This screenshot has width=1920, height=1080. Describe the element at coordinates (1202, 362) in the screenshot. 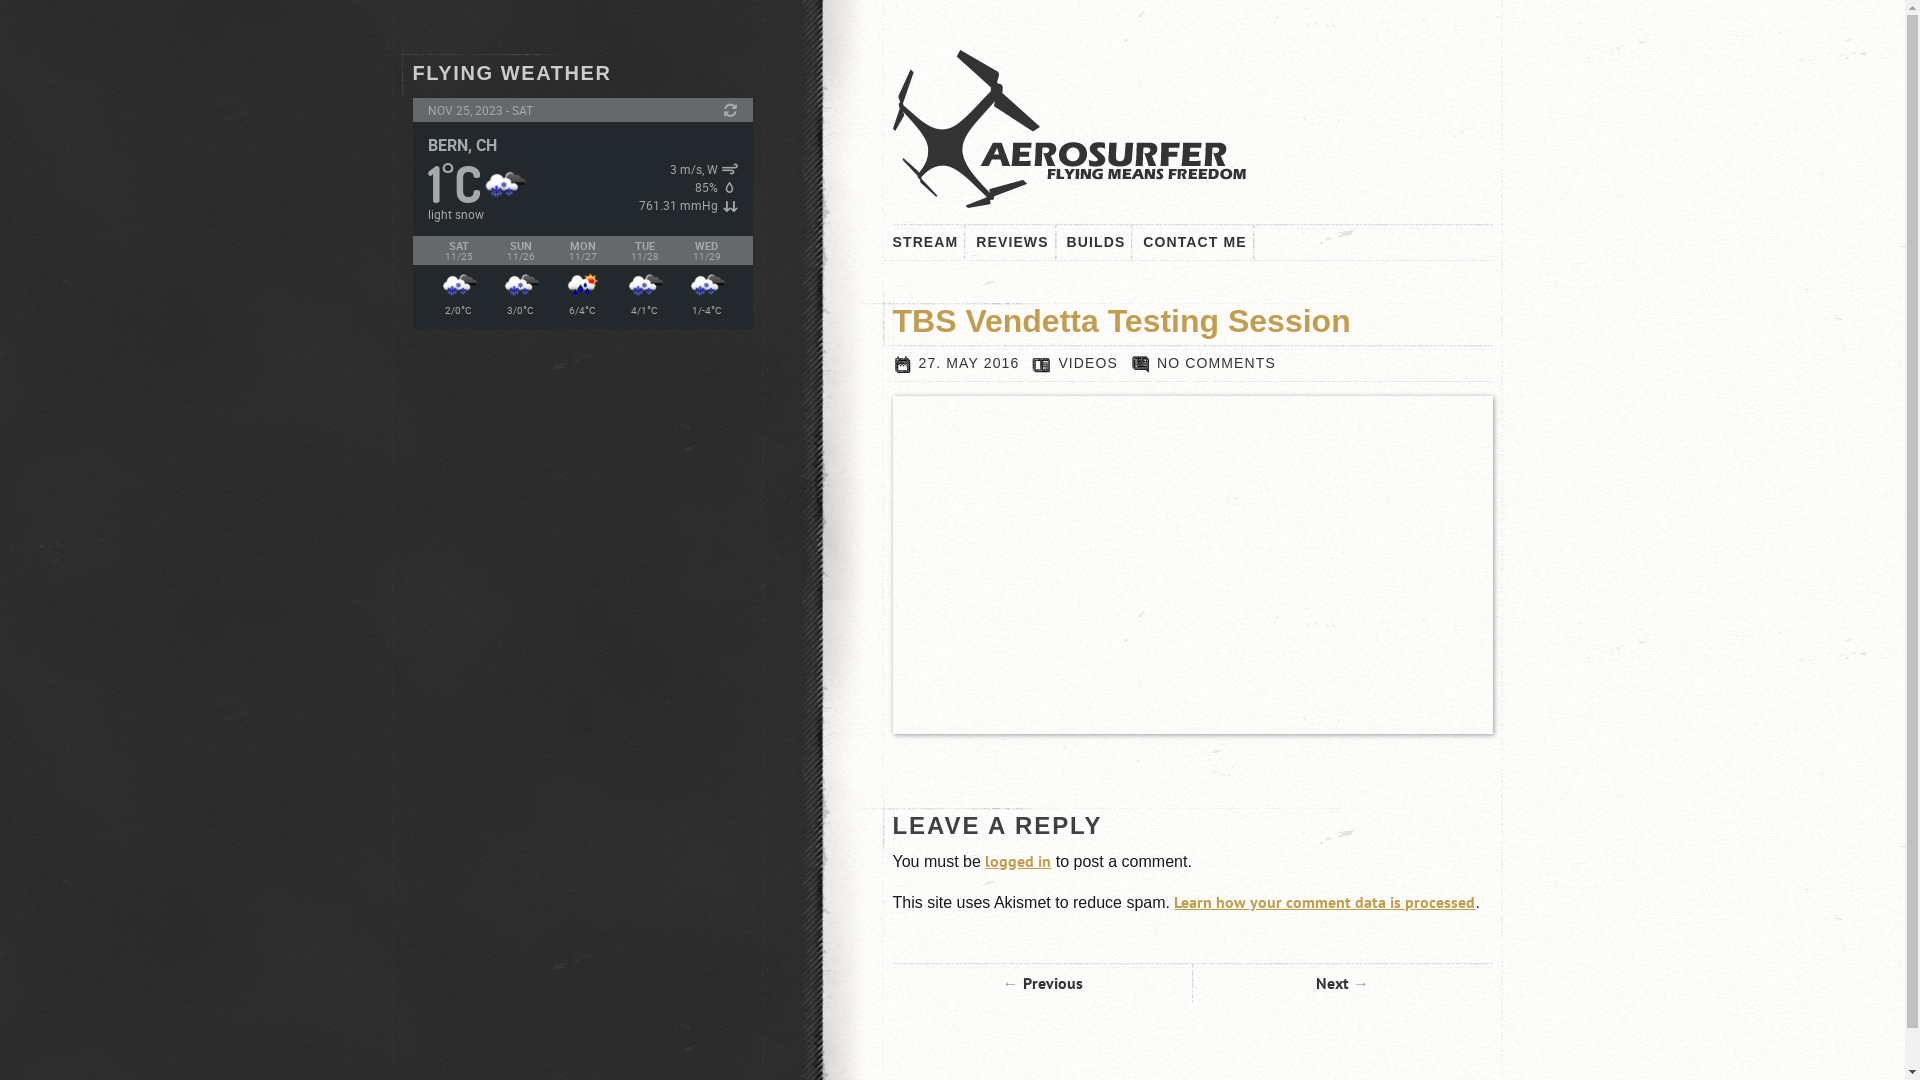

I see `'NO COMMENTS'` at that location.